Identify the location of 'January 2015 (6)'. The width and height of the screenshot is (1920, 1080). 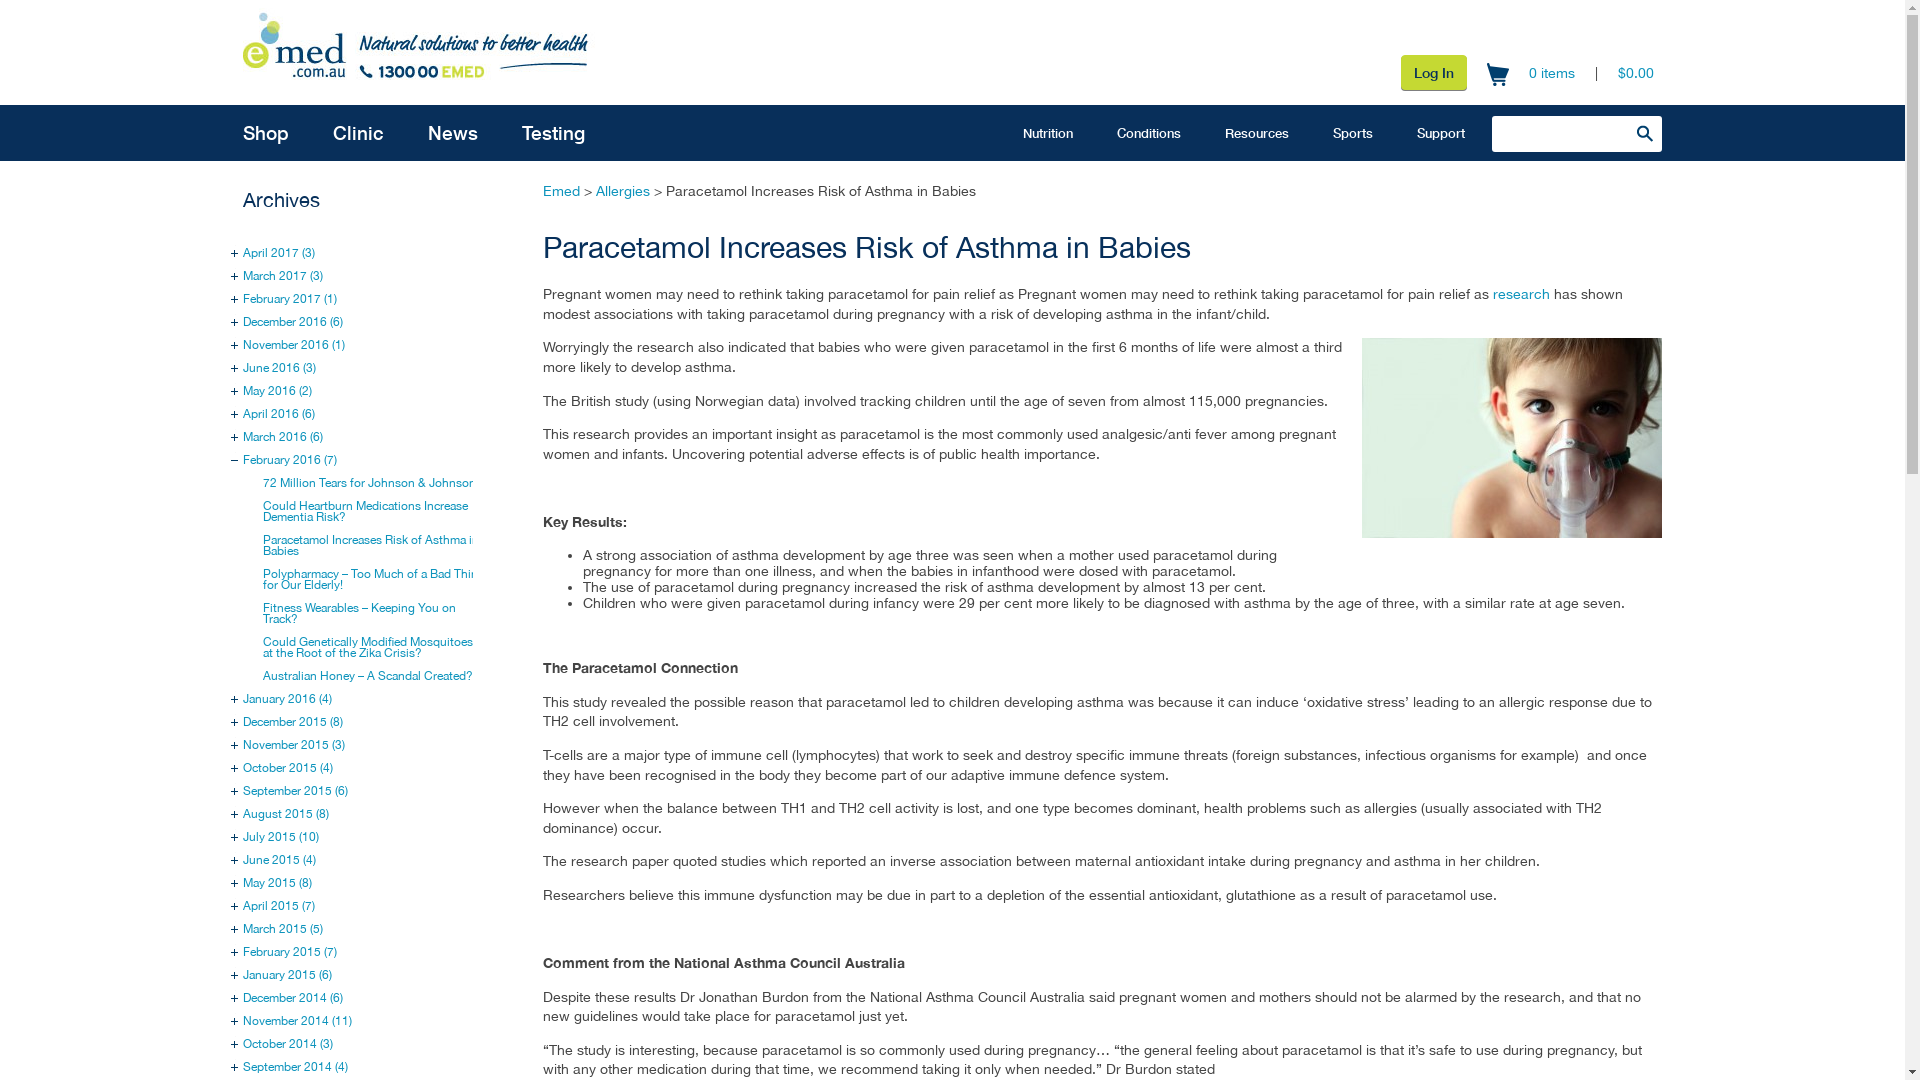
(286, 974).